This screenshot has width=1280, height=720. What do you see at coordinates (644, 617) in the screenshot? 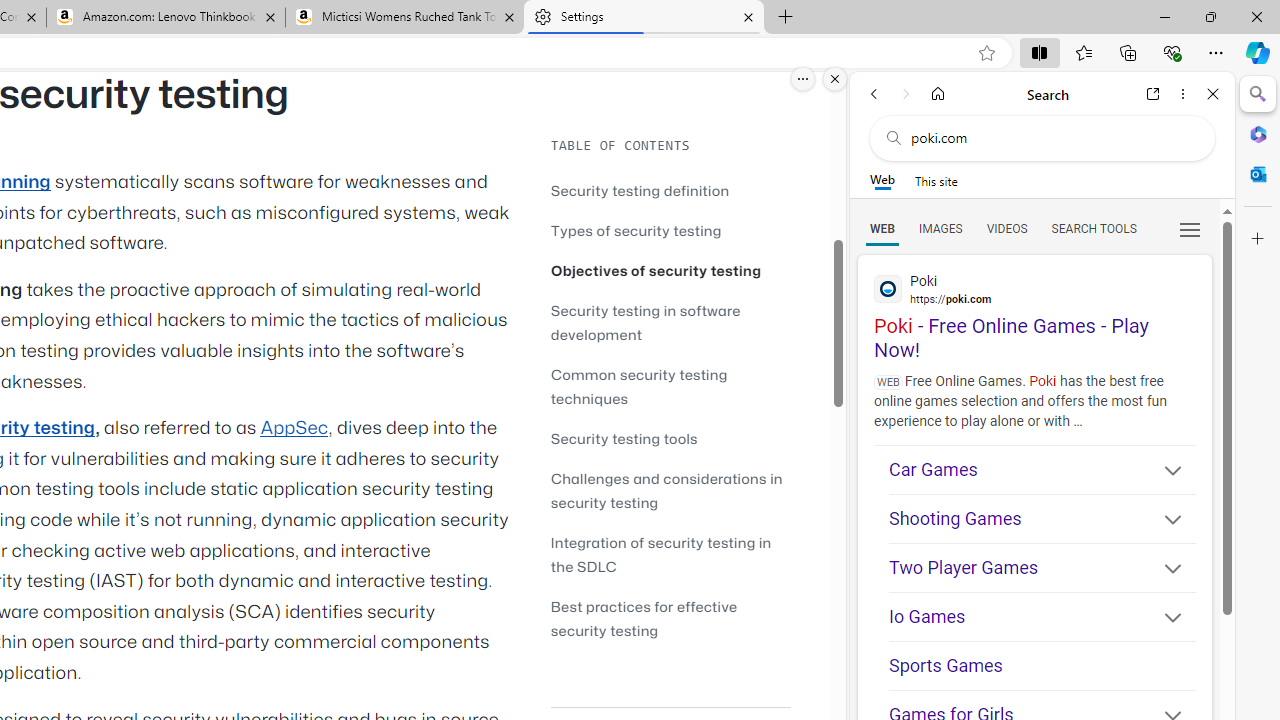
I see `'Best practices for effective security testing'` at bounding box center [644, 617].